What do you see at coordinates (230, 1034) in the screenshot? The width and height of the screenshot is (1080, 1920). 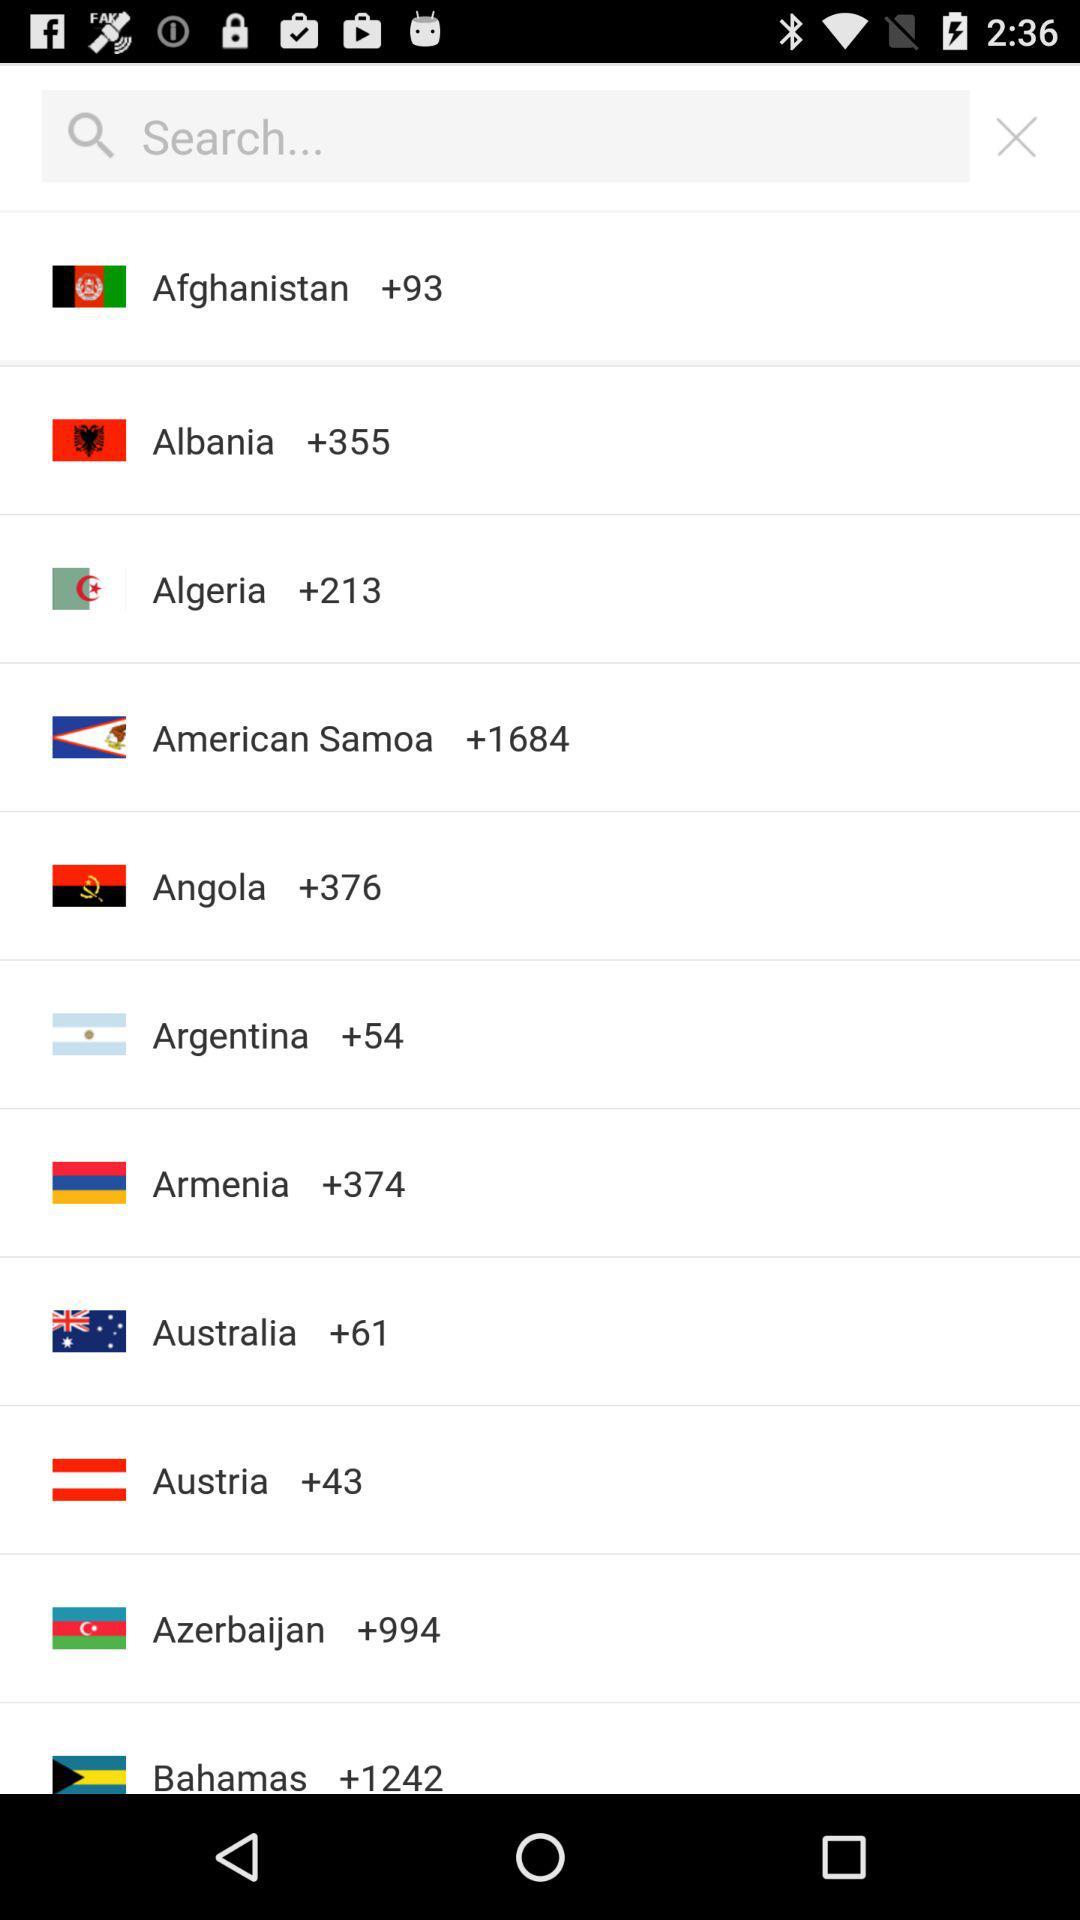 I see `the item above the armenia item` at bounding box center [230, 1034].